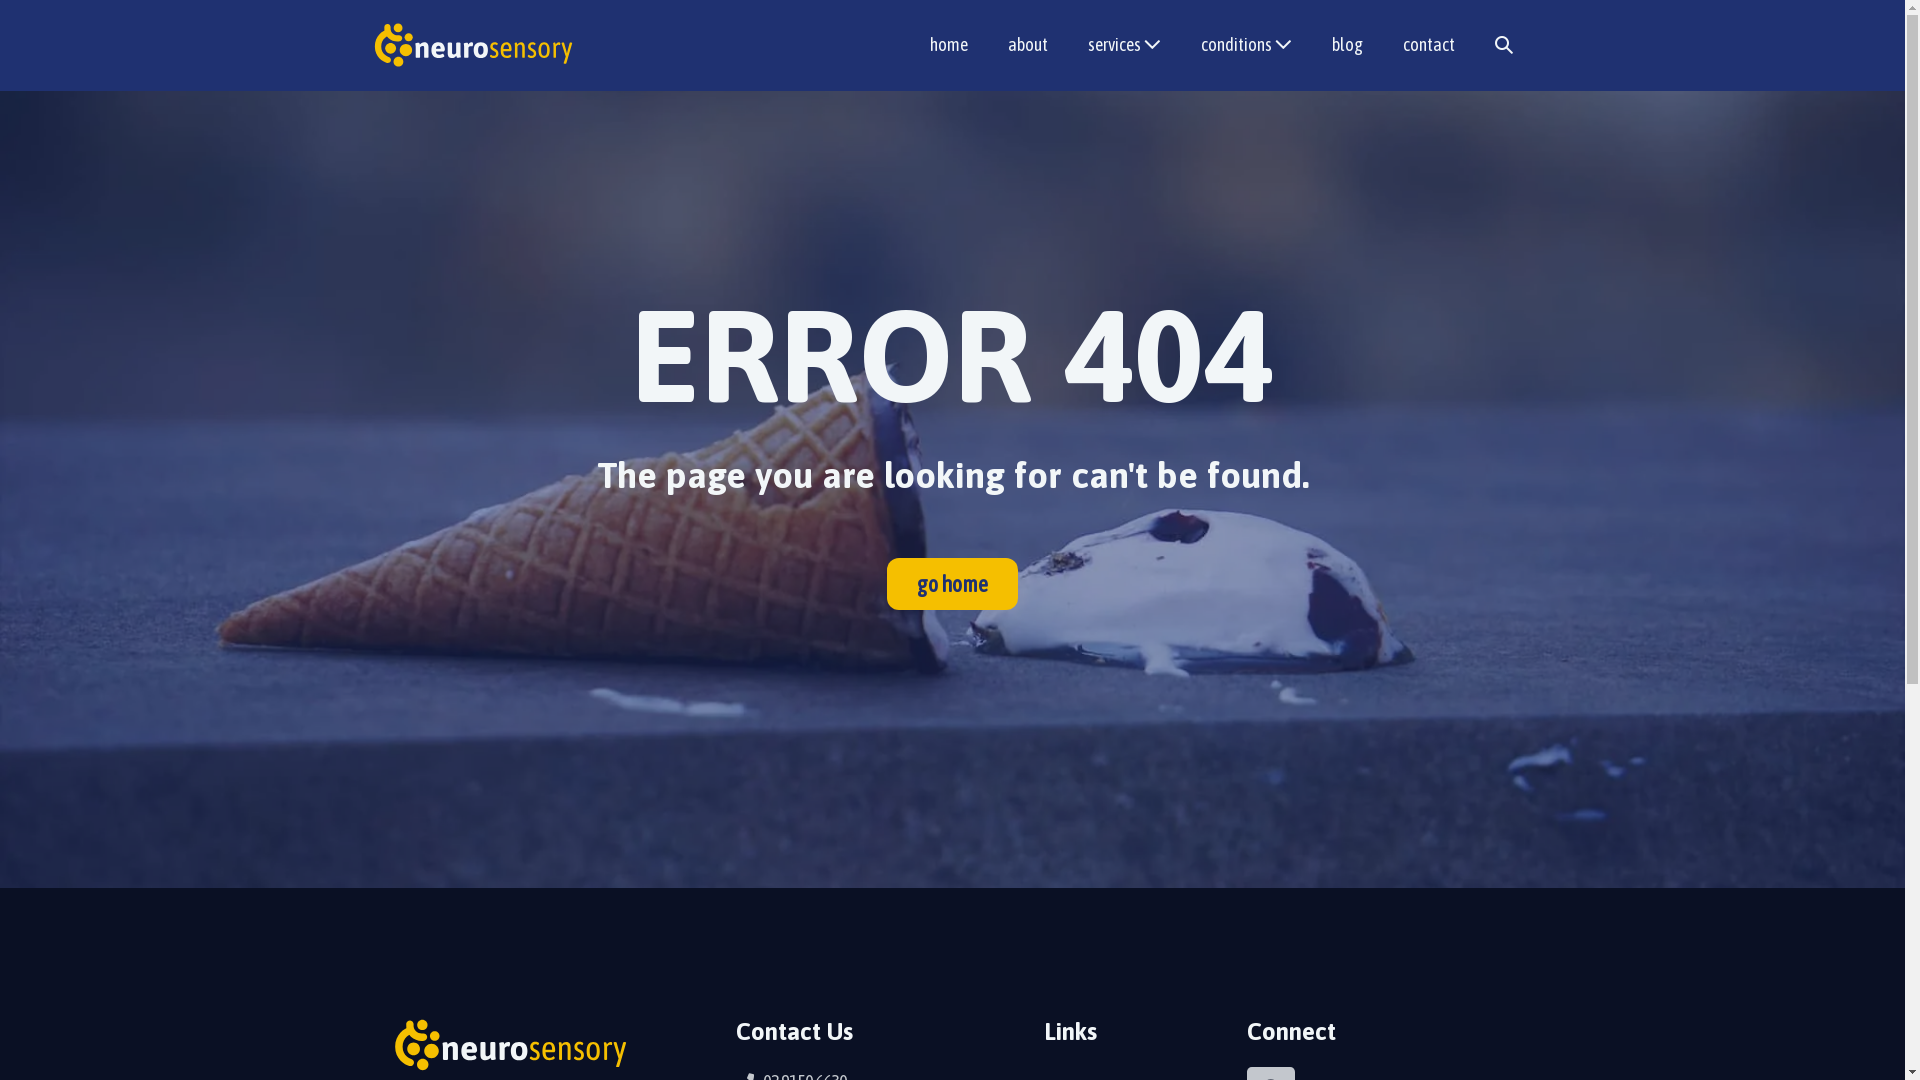 This screenshot has height=1080, width=1920. Describe the element at coordinates (1244, 45) in the screenshot. I see `'conditions'` at that location.